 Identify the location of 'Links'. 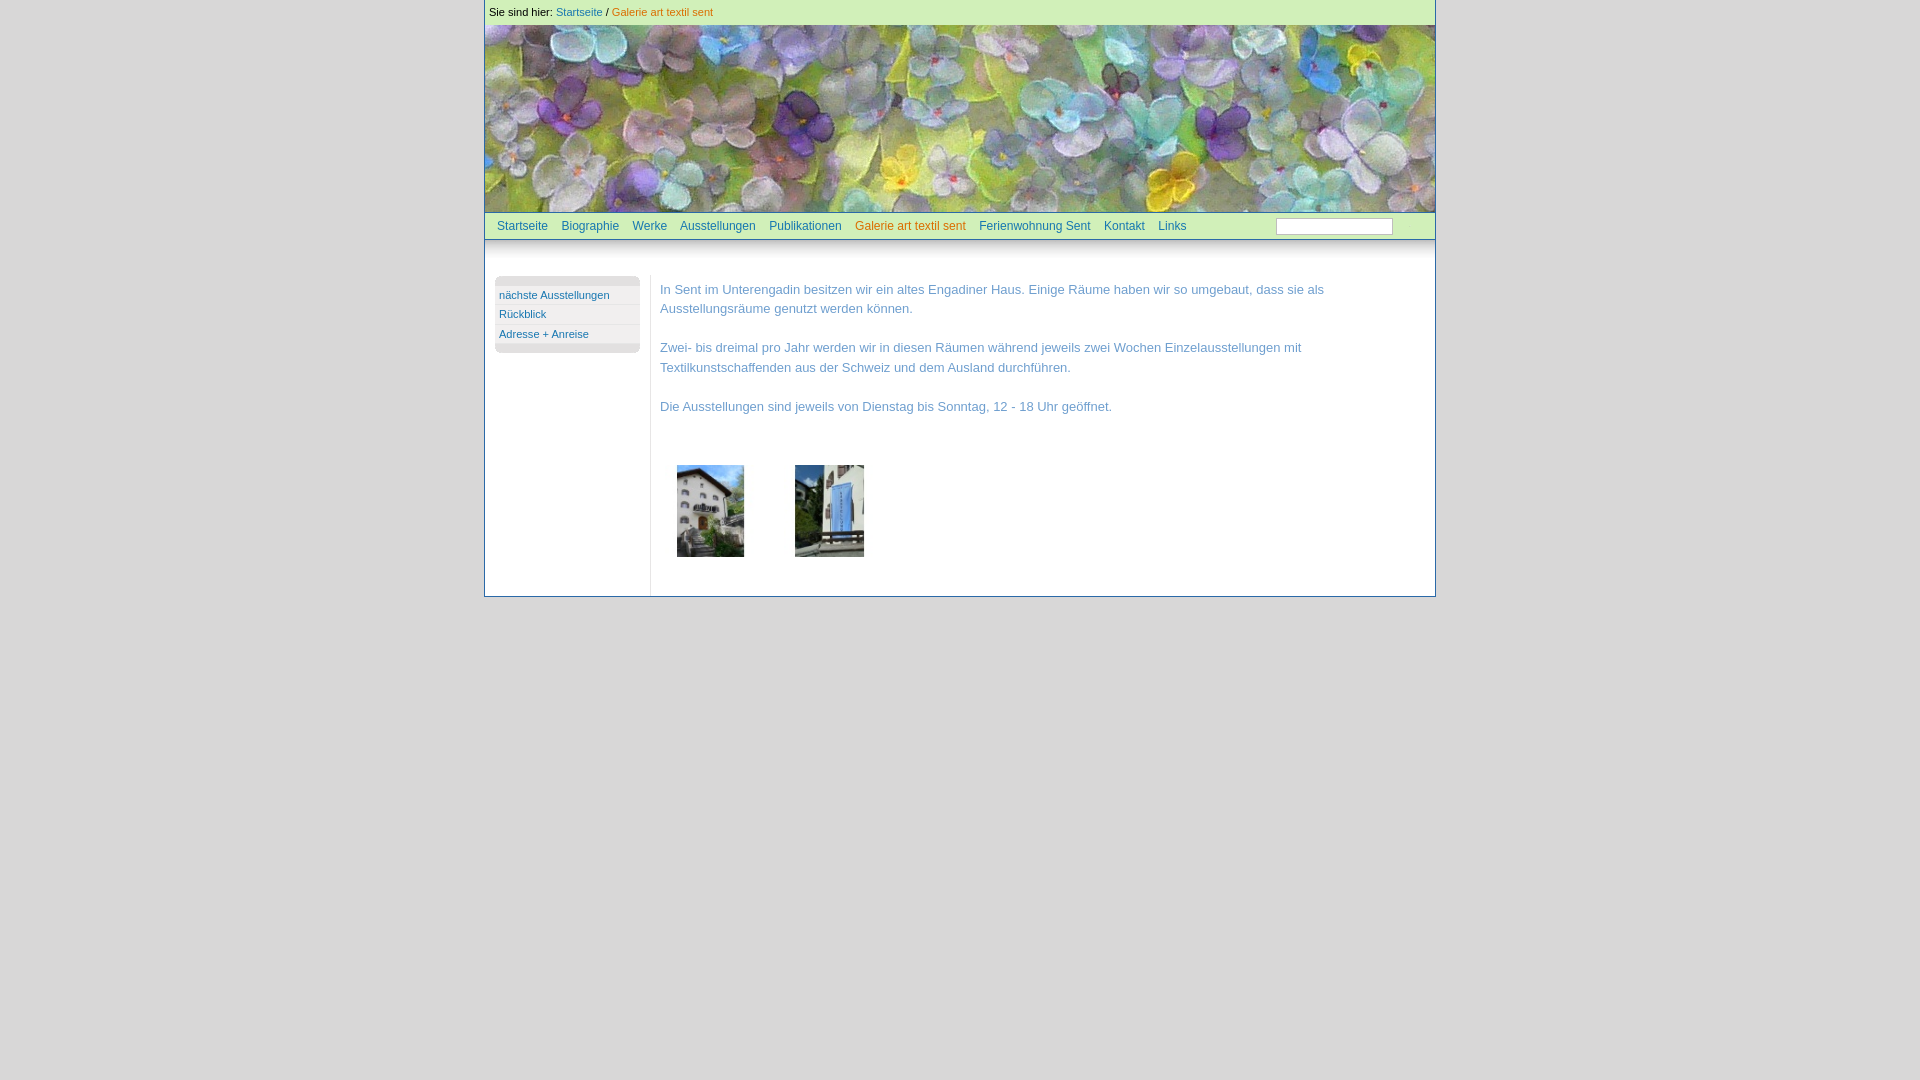
(1171, 225).